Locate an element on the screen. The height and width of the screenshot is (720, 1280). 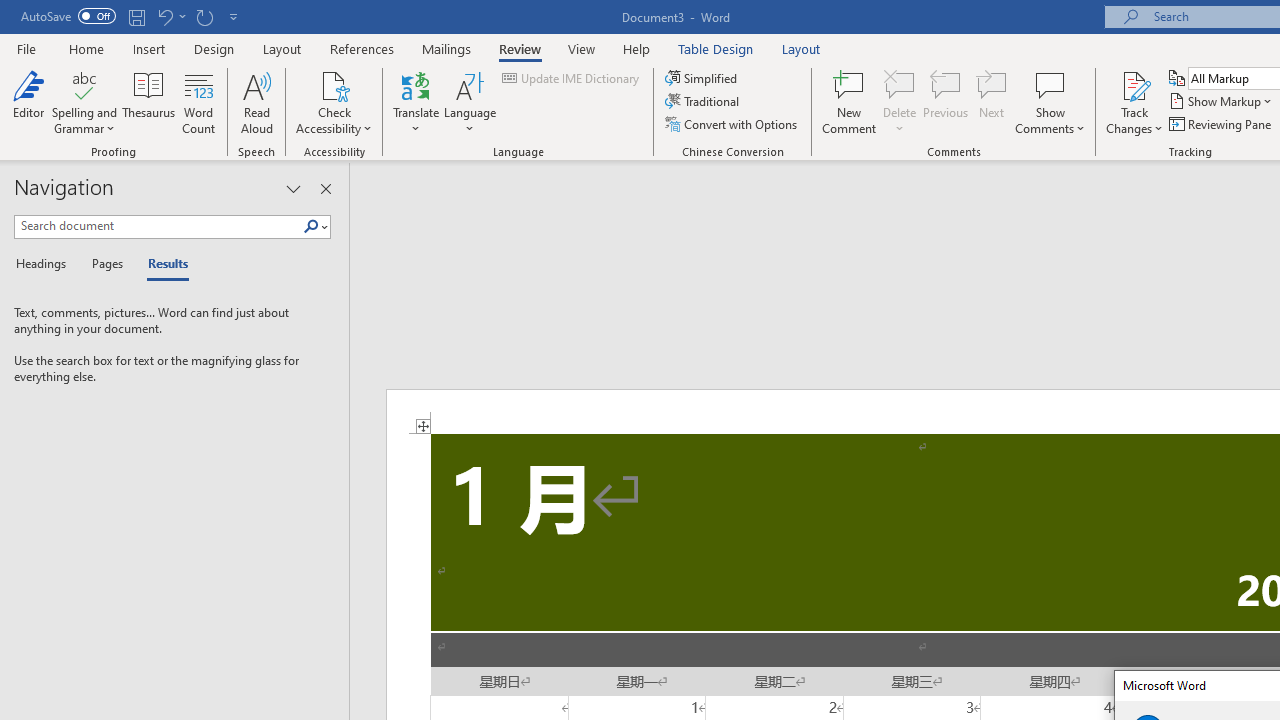
'Show Comments' is located at coordinates (1049, 84).